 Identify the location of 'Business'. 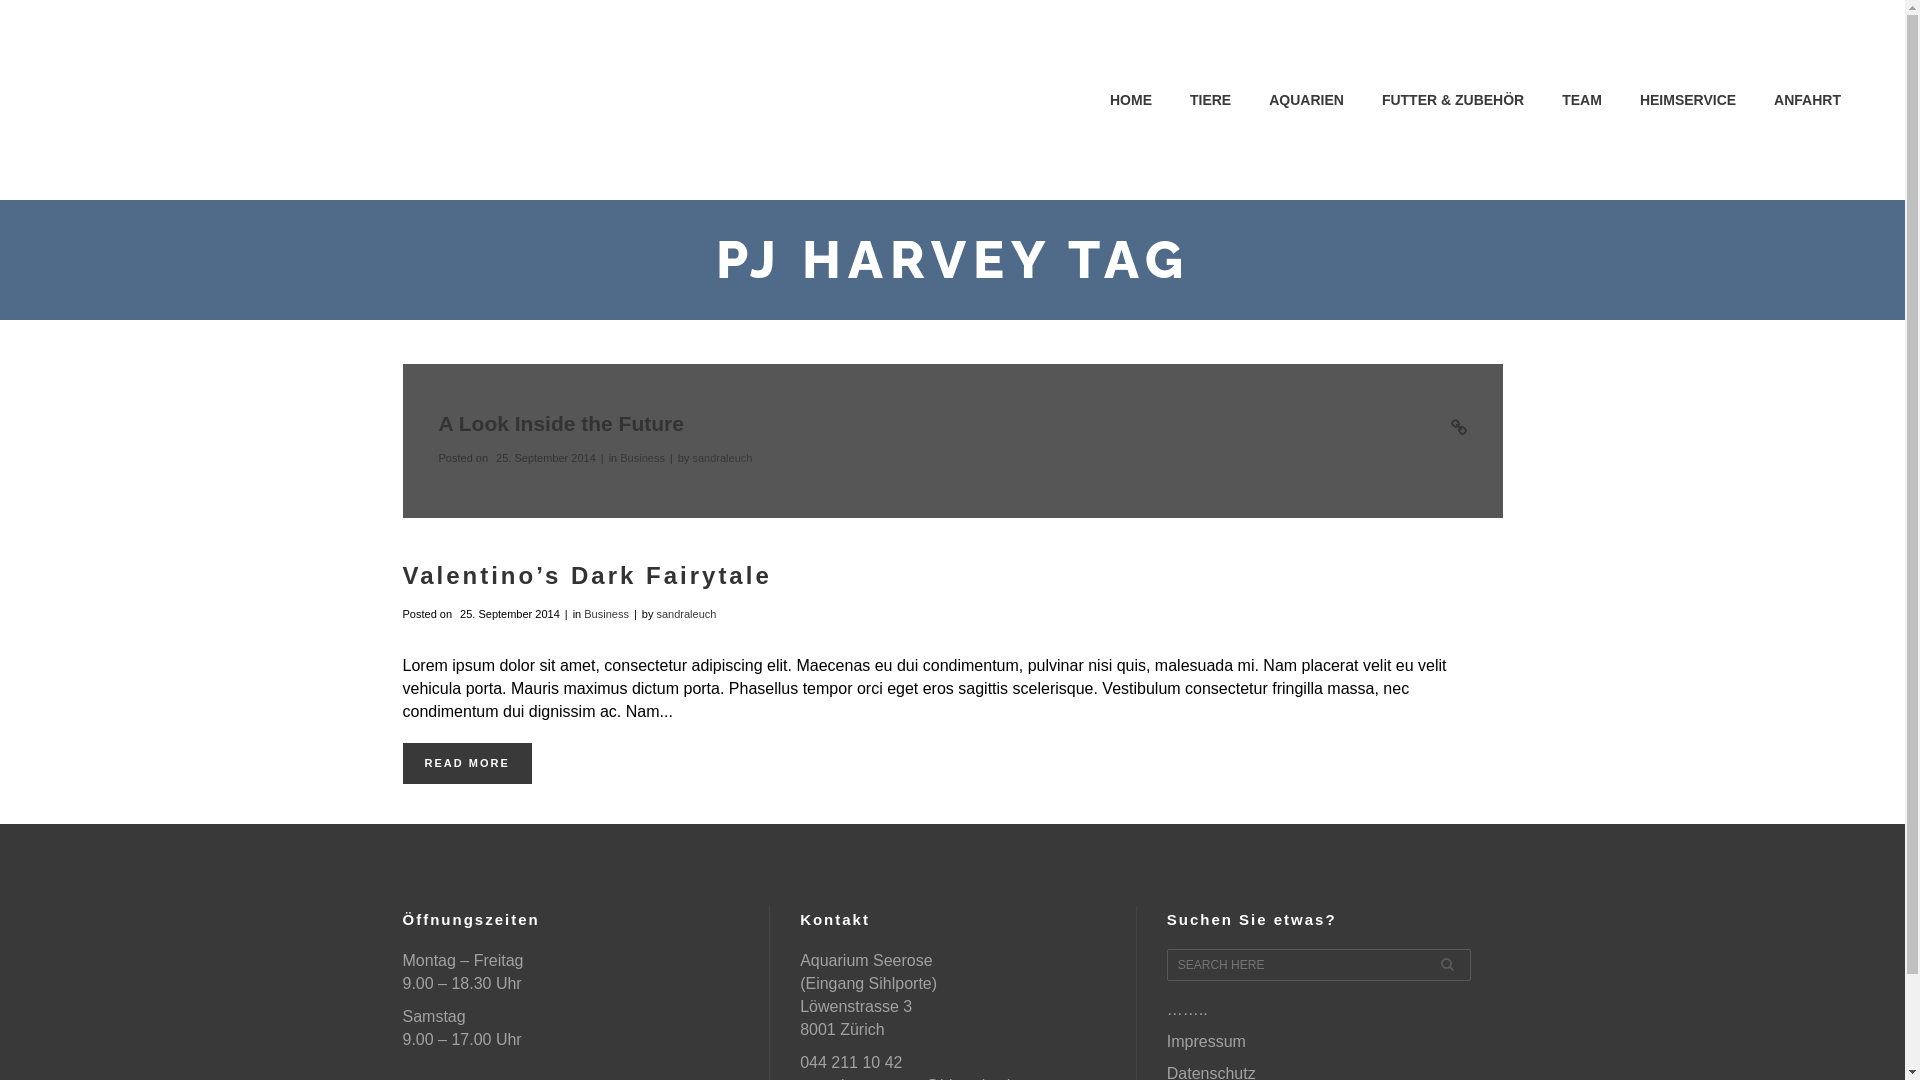
(642, 458).